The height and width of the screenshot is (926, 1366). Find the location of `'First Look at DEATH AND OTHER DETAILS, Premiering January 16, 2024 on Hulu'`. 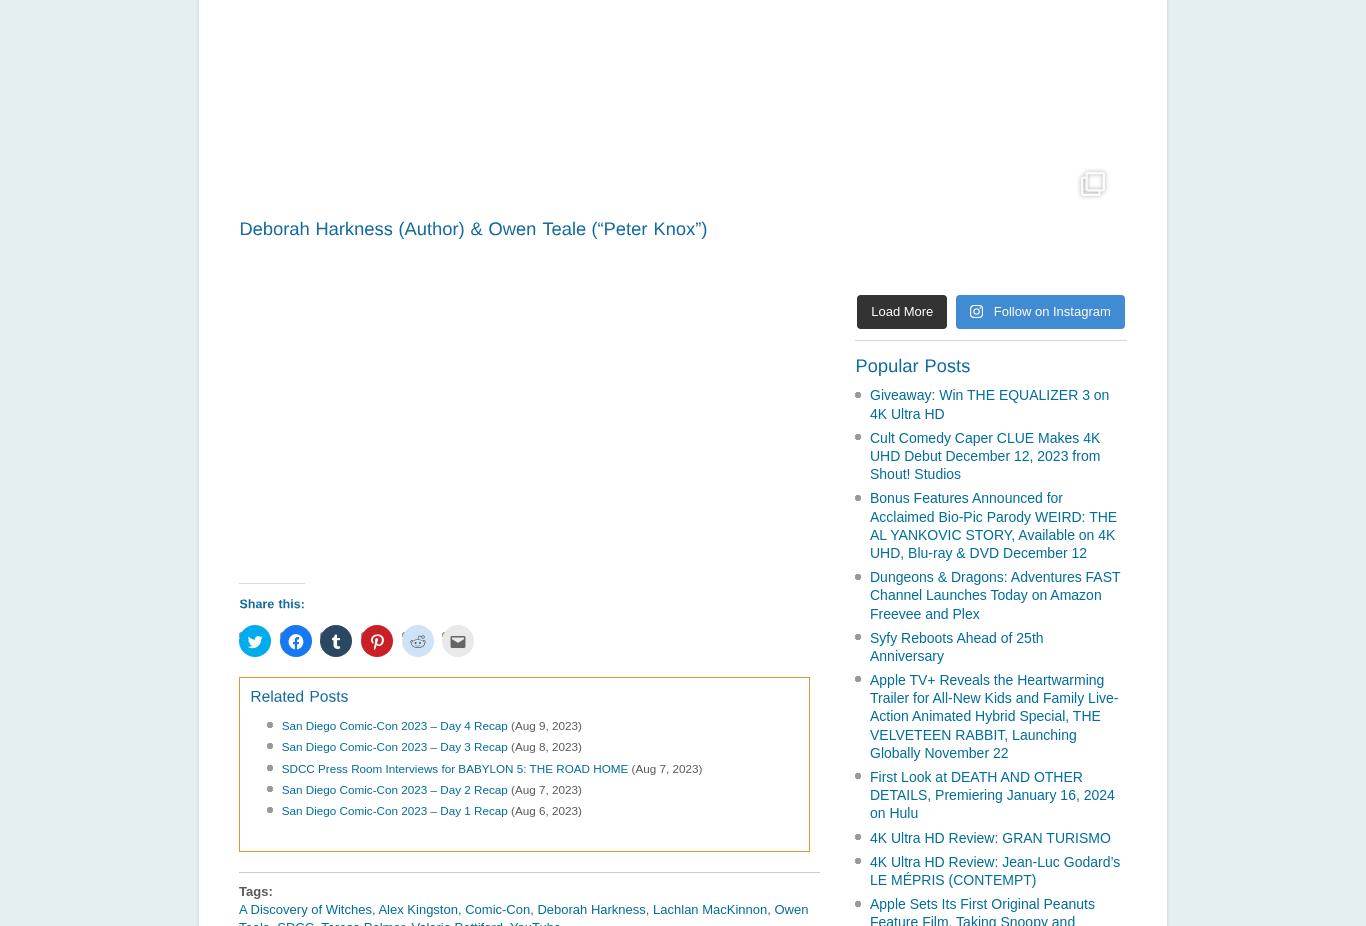

'First Look at DEATH AND OTHER DETAILS, Premiering January 16, 2024 on Hulu' is located at coordinates (991, 794).